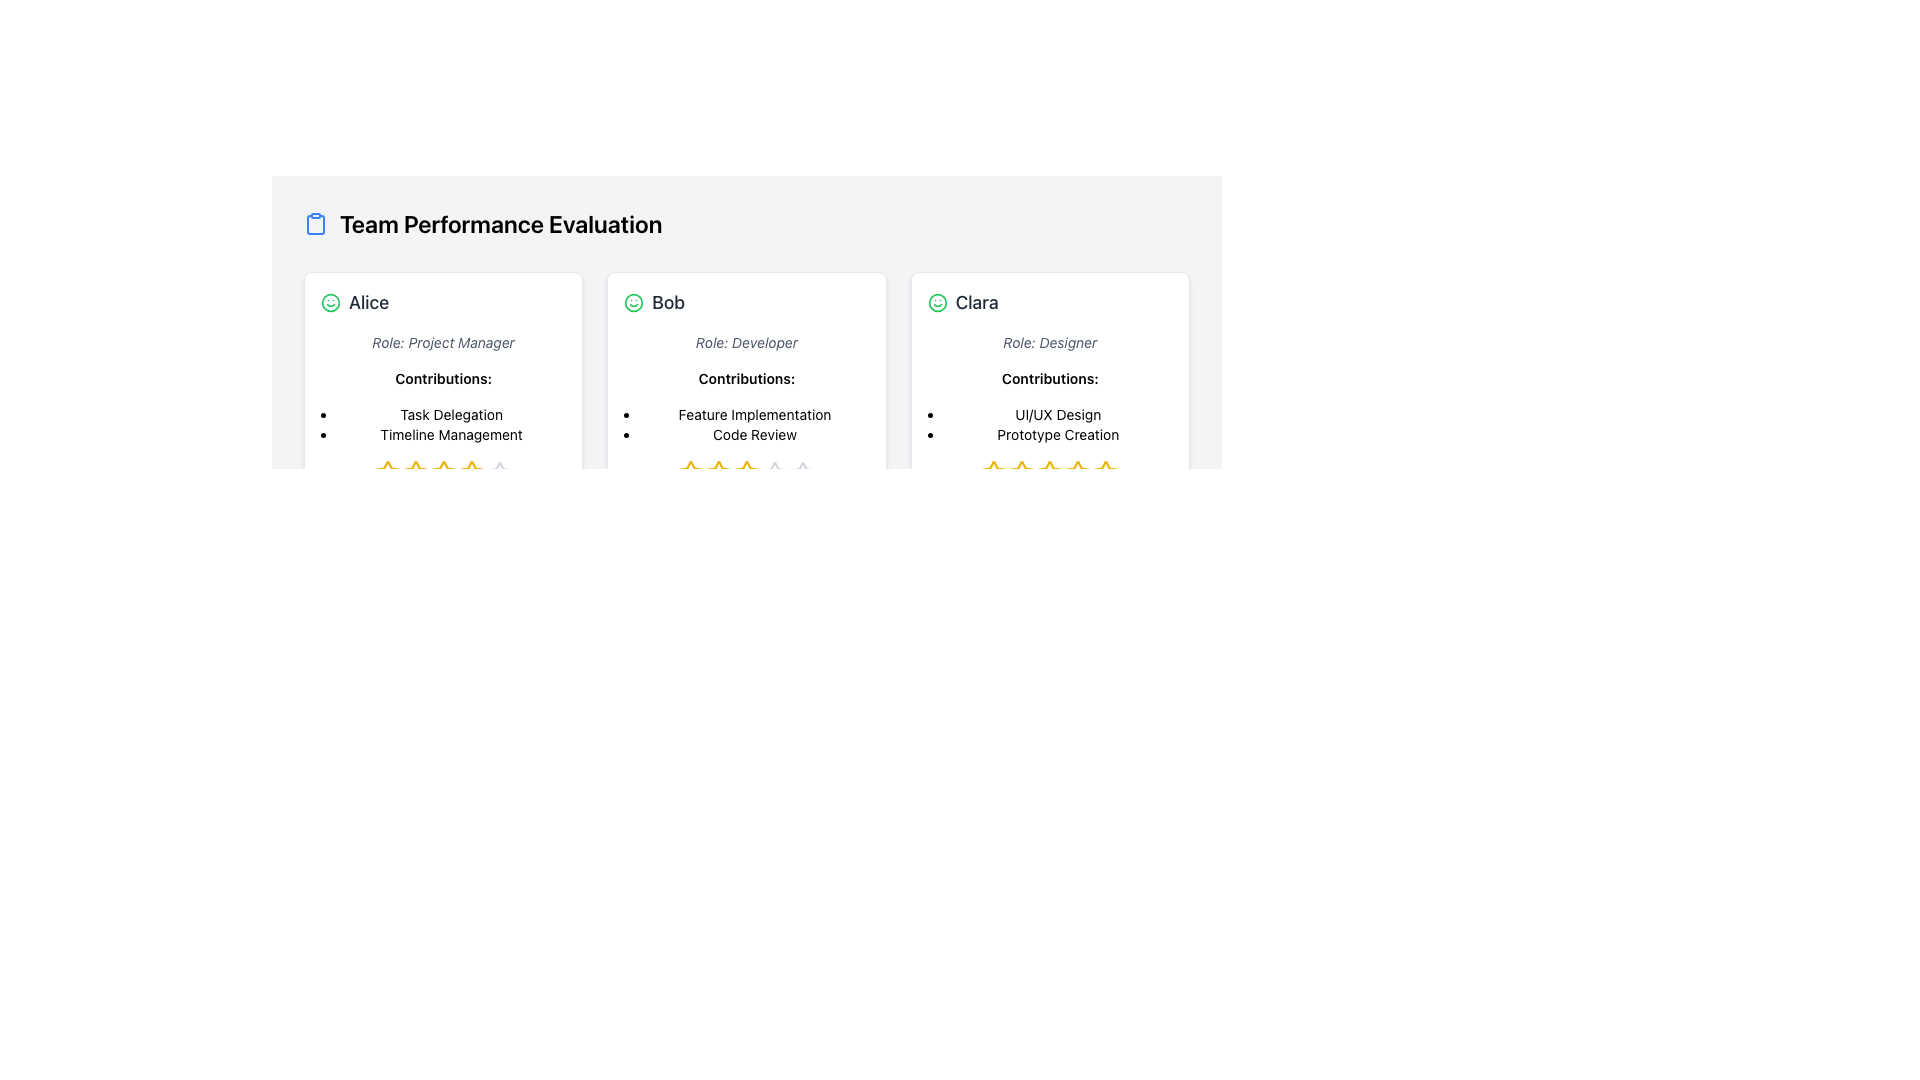 Image resolution: width=1920 pixels, height=1080 pixels. I want to click on from the fifth star icon in the star rating row beneath the 'Clara - Designer' card, so click(1105, 472).